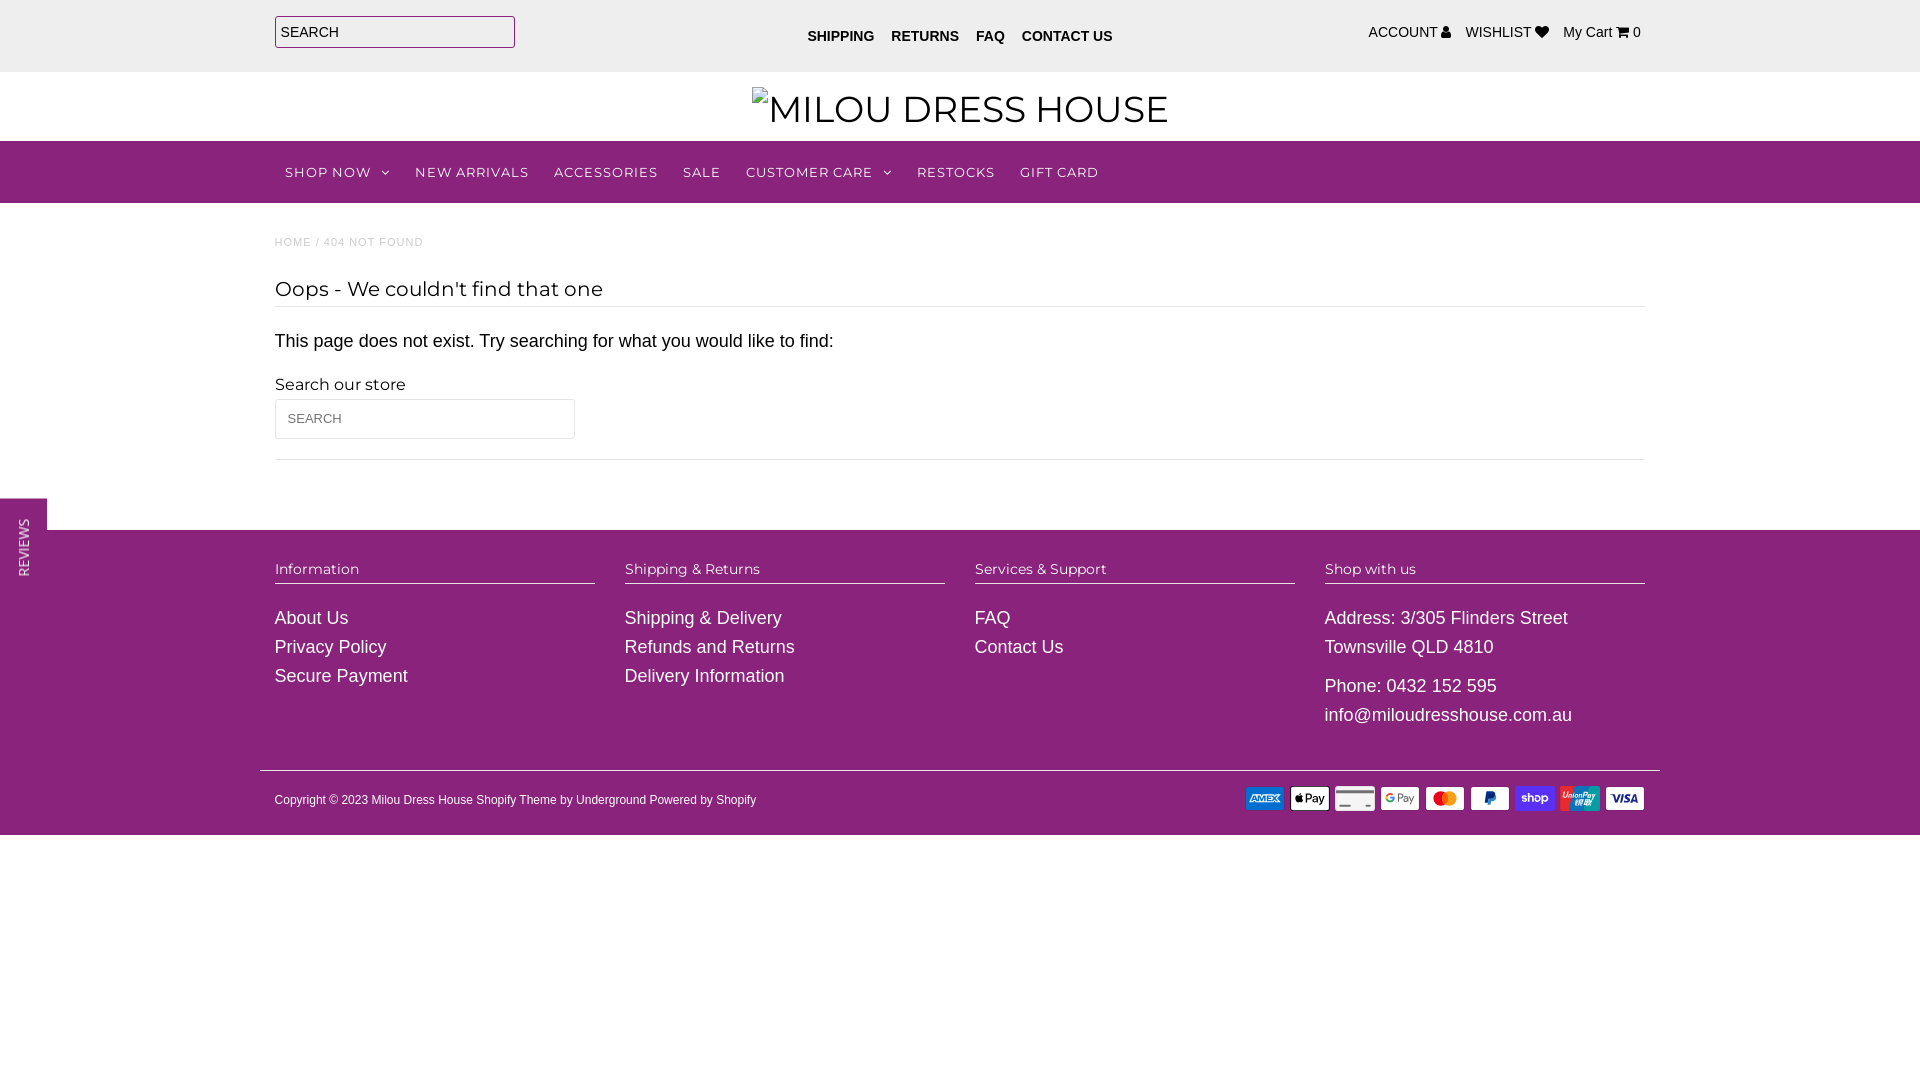 The image size is (1920, 1080). What do you see at coordinates (292, 241) in the screenshot?
I see `'HOME'` at bounding box center [292, 241].